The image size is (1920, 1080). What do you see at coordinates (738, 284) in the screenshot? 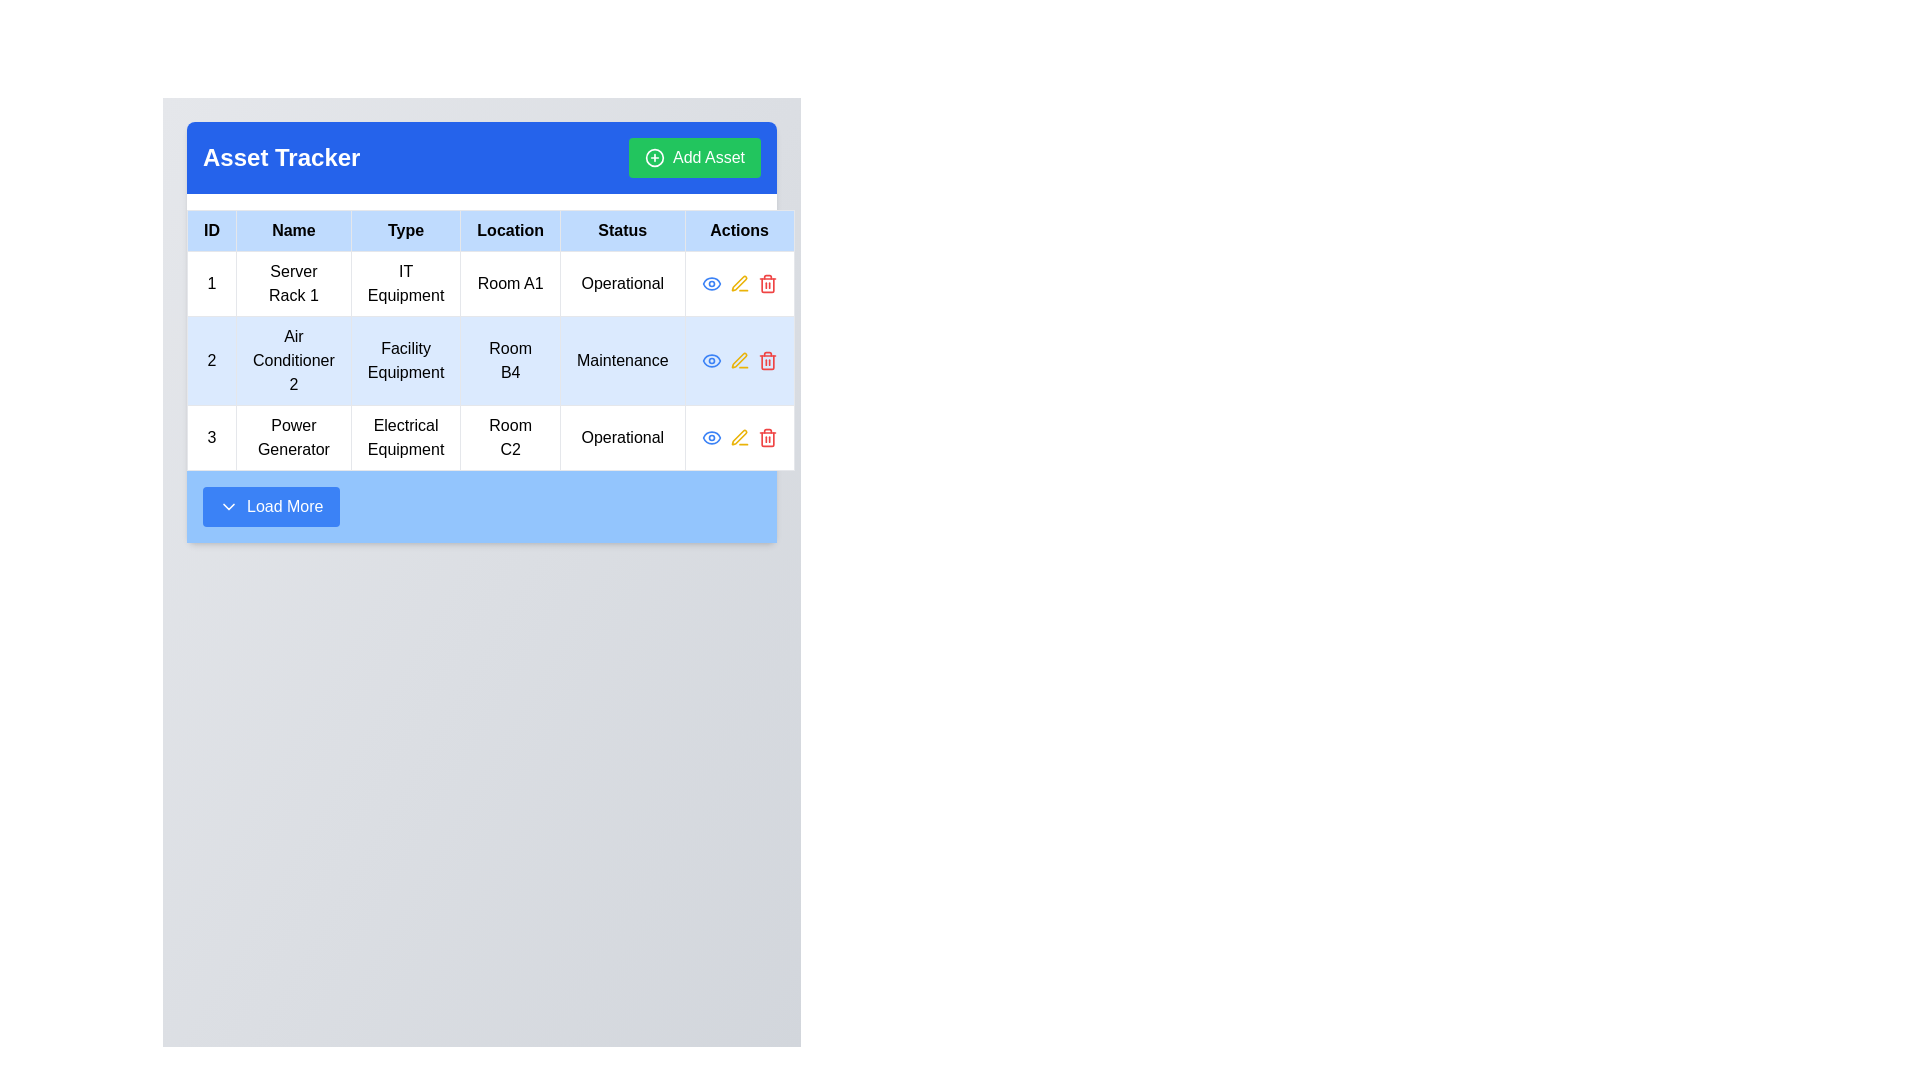
I see `the yellow pencil icon in the 'Actions' column of the first row` at bounding box center [738, 284].